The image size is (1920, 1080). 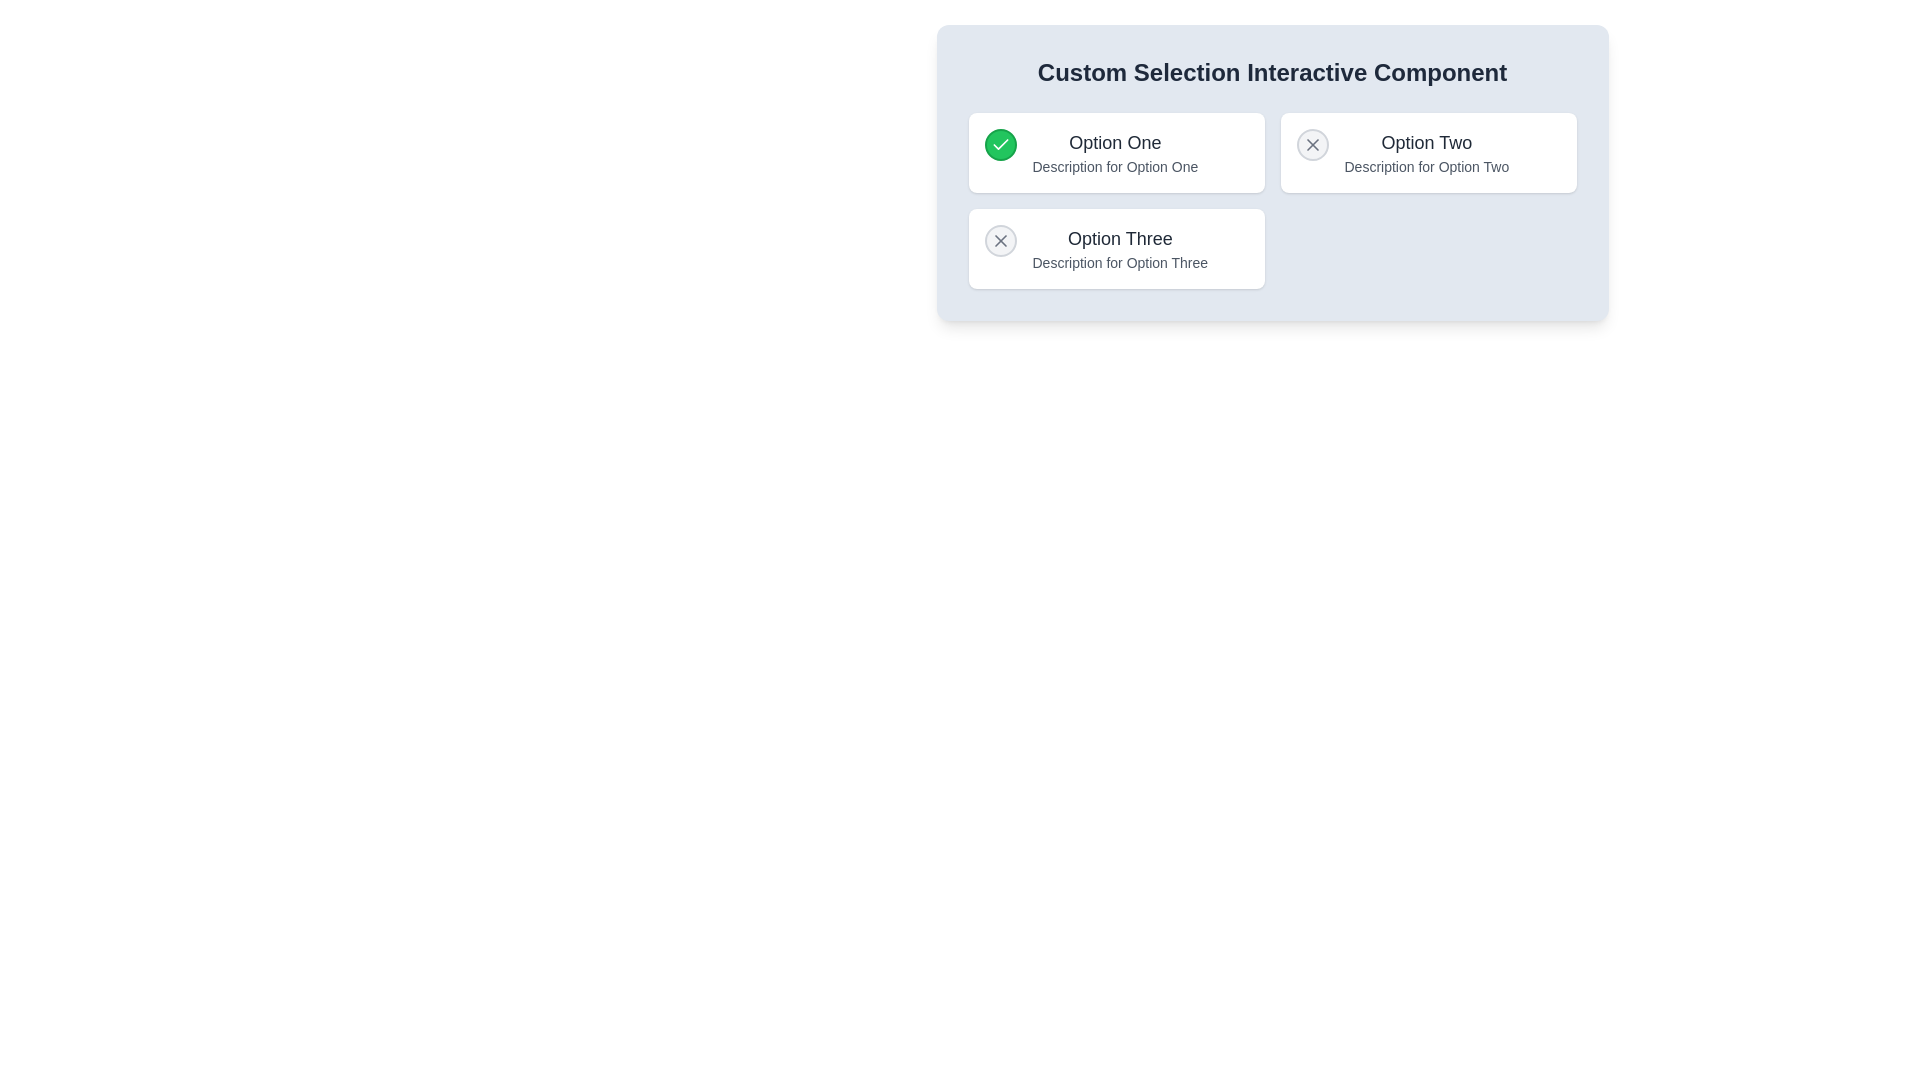 I want to click on the interactive selection option cell with a green checkmark icon located in the top left section of the grid, so click(x=1115, y=152).